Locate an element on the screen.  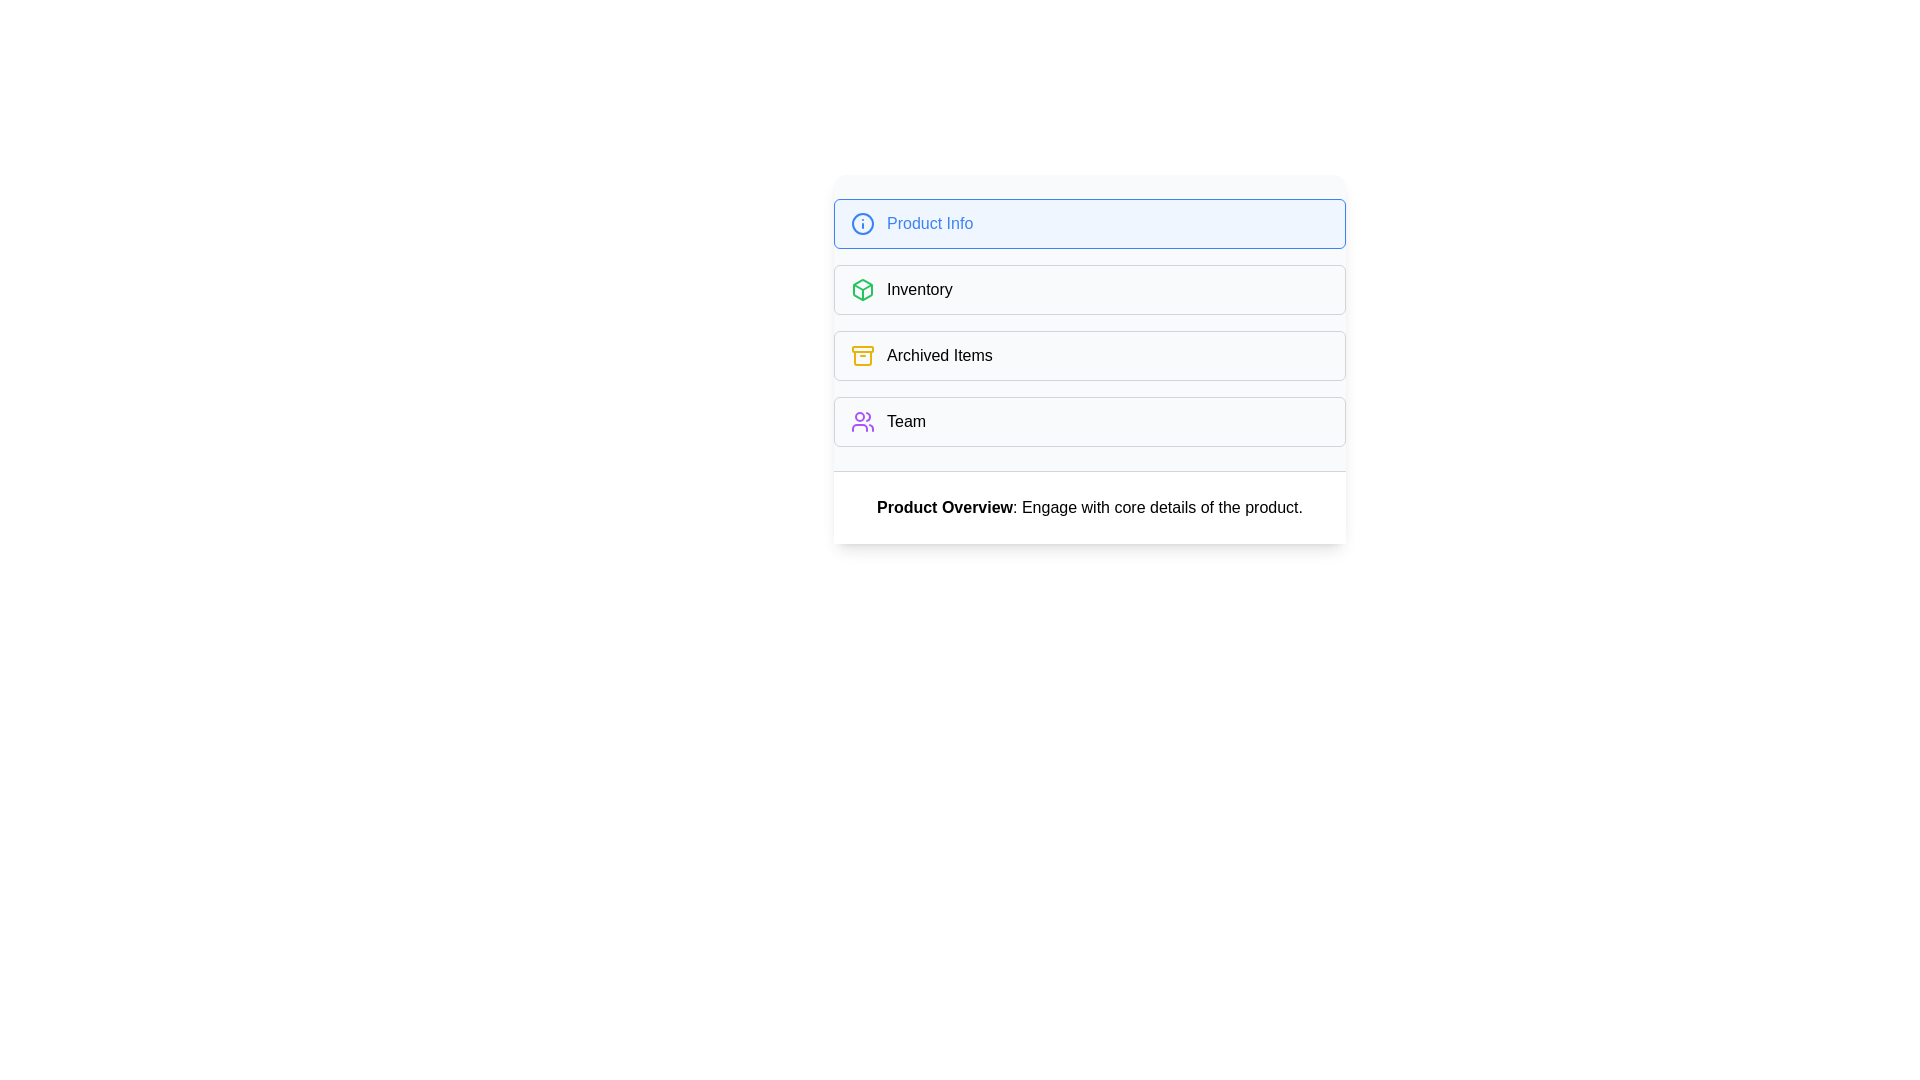
the tab titled Product Info by clicking on its title is located at coordinates (1088, 223).